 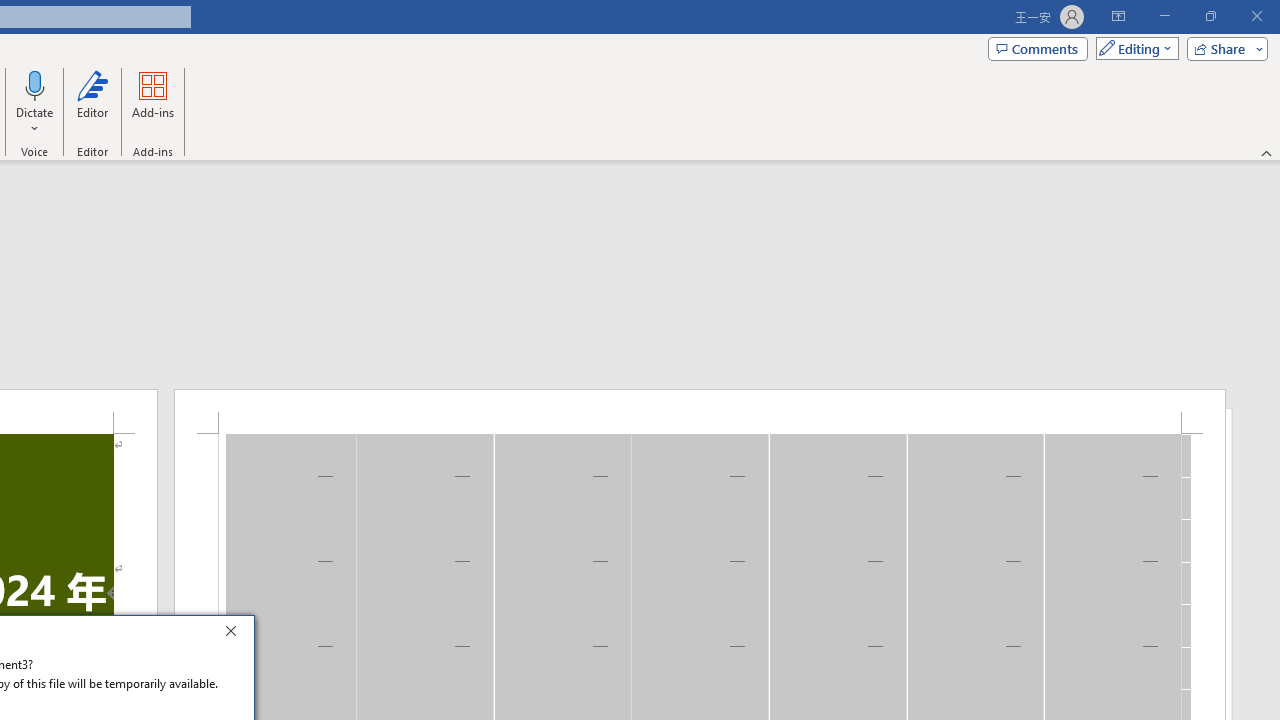 What do you see at coordinates (700, 410) in the screenshot?
I see `'Header -Section 1-'` at bounding box center [700, 410].